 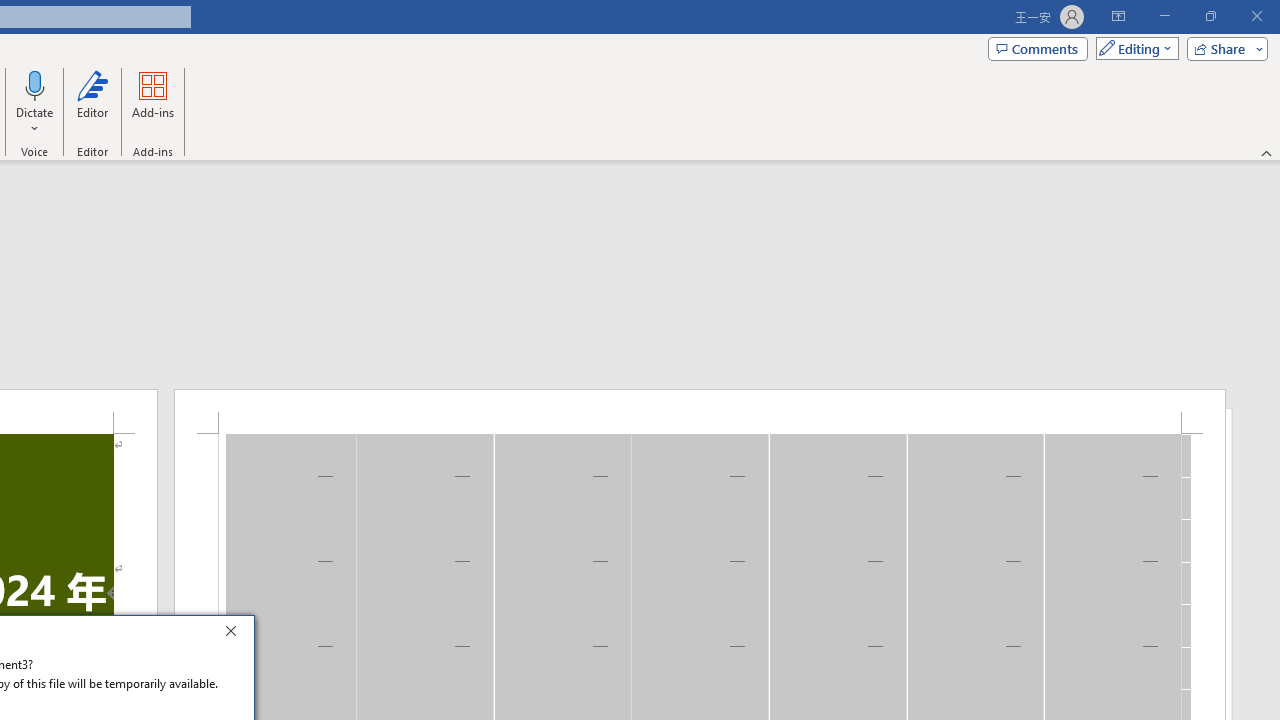 What do you see at coordinates (700, 410) in the screenshot?
I see `'Header -Section 1-'` at bounding box center [700, 410].